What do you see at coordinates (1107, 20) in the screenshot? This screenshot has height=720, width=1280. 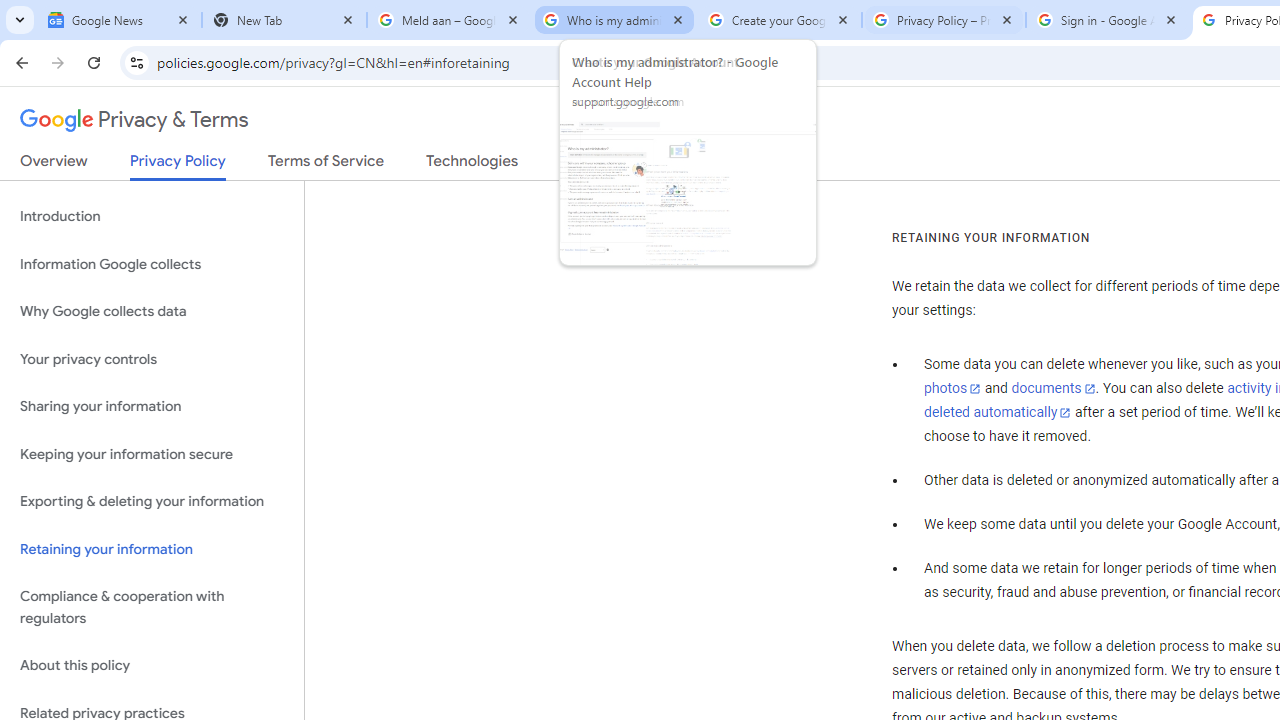 I see `'Sign in - Google Accounts'` at bounding box center [1107, 20].